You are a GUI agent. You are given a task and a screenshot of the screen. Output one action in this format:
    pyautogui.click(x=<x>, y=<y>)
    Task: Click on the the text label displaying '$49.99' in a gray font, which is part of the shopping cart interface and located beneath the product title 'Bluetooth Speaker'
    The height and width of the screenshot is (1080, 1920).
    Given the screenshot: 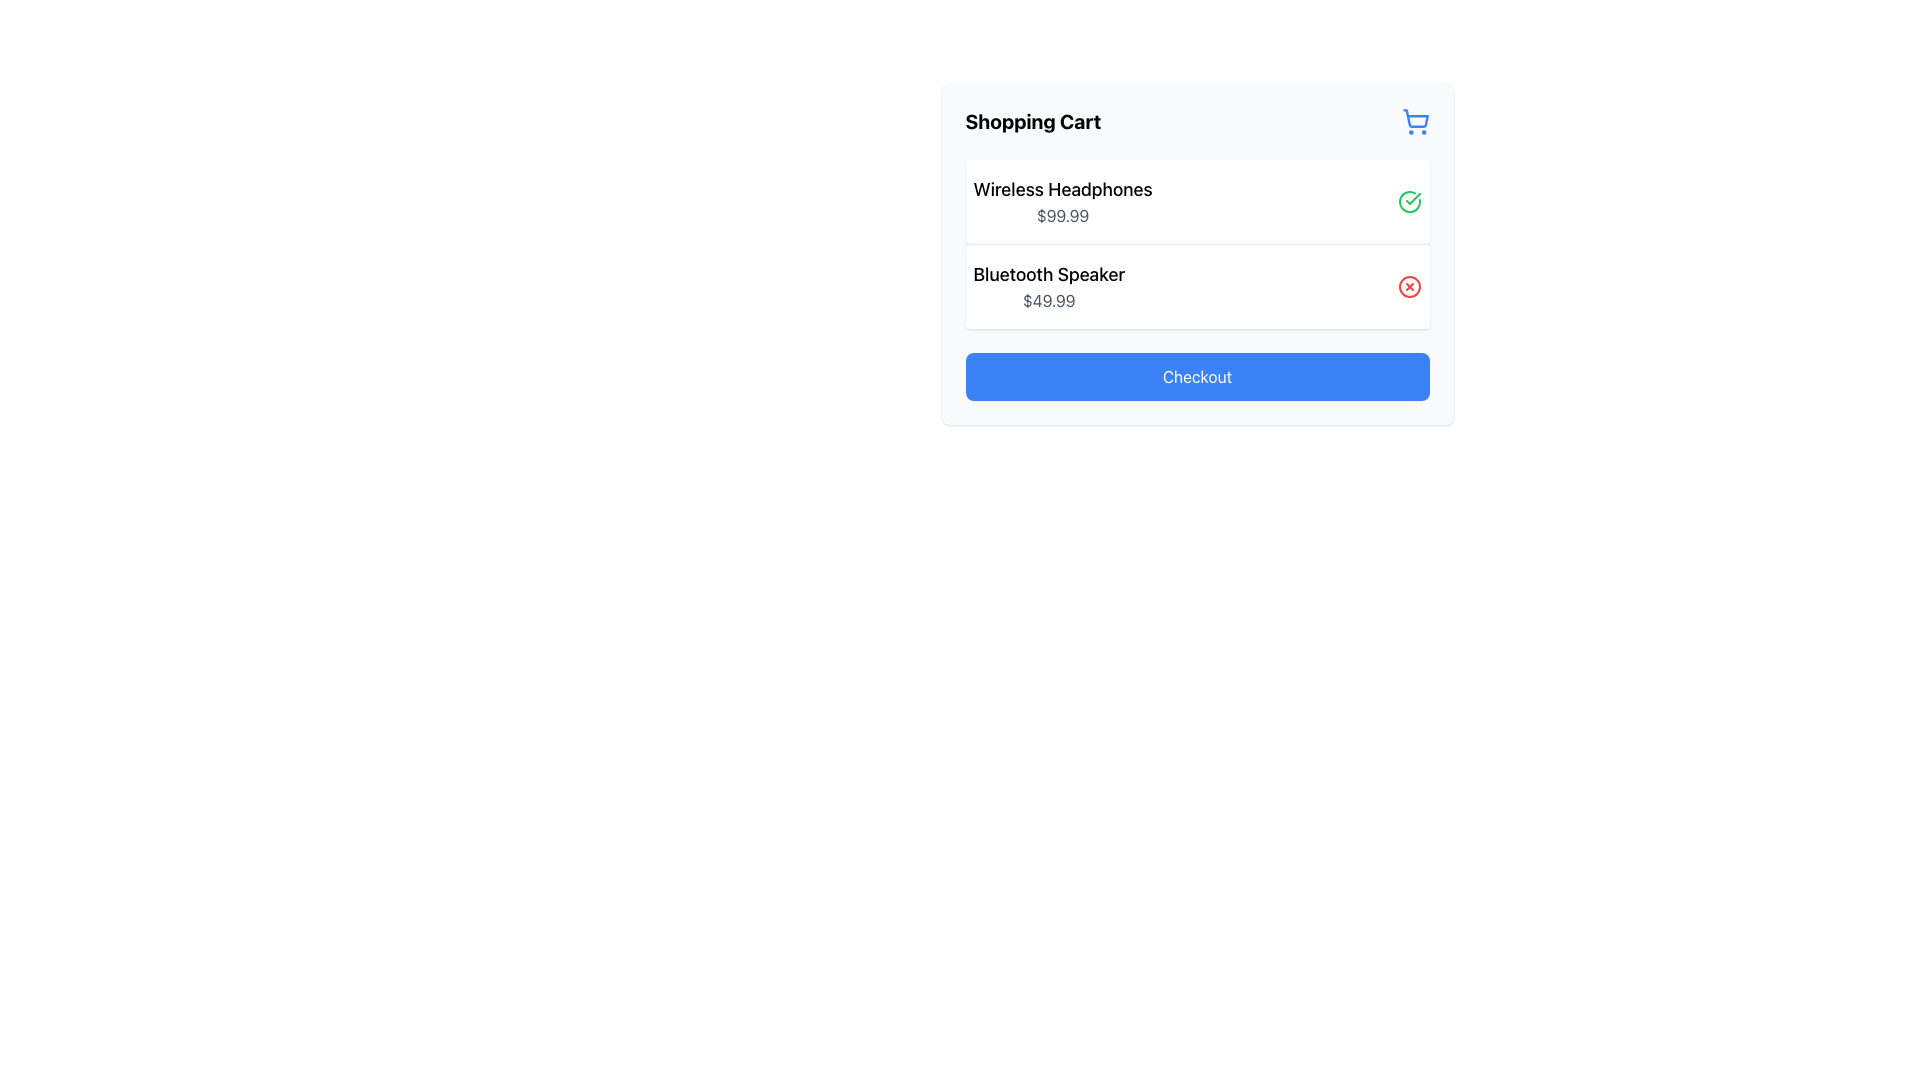 What is the action you would take?
    pyautogui.click(x=1048, y=300)
    